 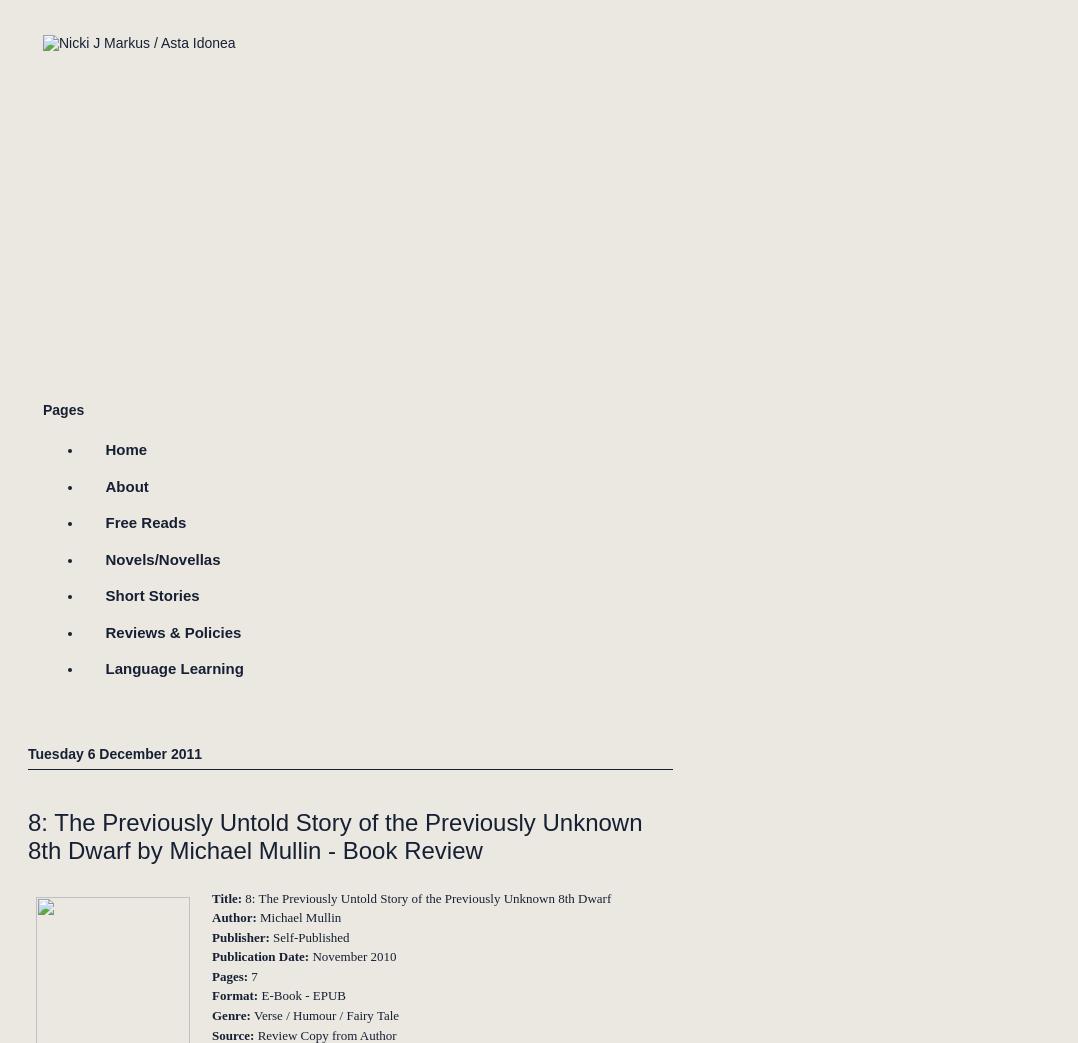 I want to click on 'Tuesday 6 December 2011', so click(x=114, y=752).